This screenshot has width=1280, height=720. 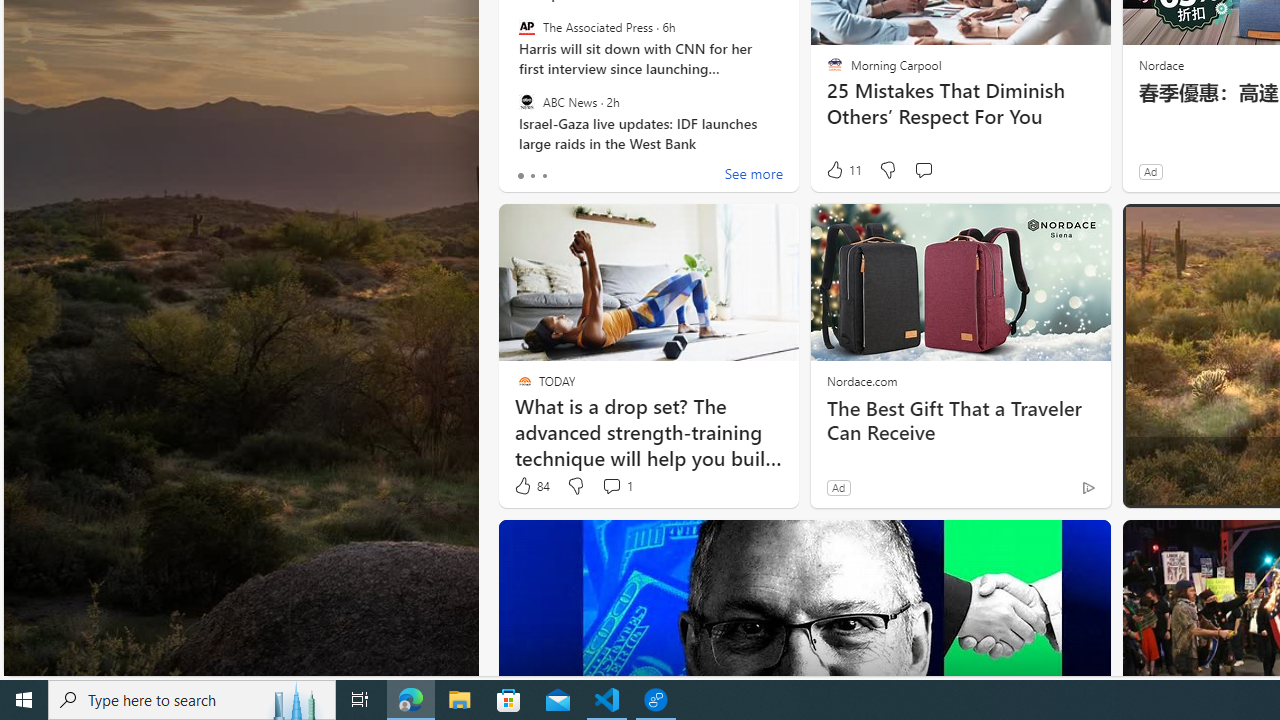 I want to click on 'ABC News', so click(x=526, y=101).